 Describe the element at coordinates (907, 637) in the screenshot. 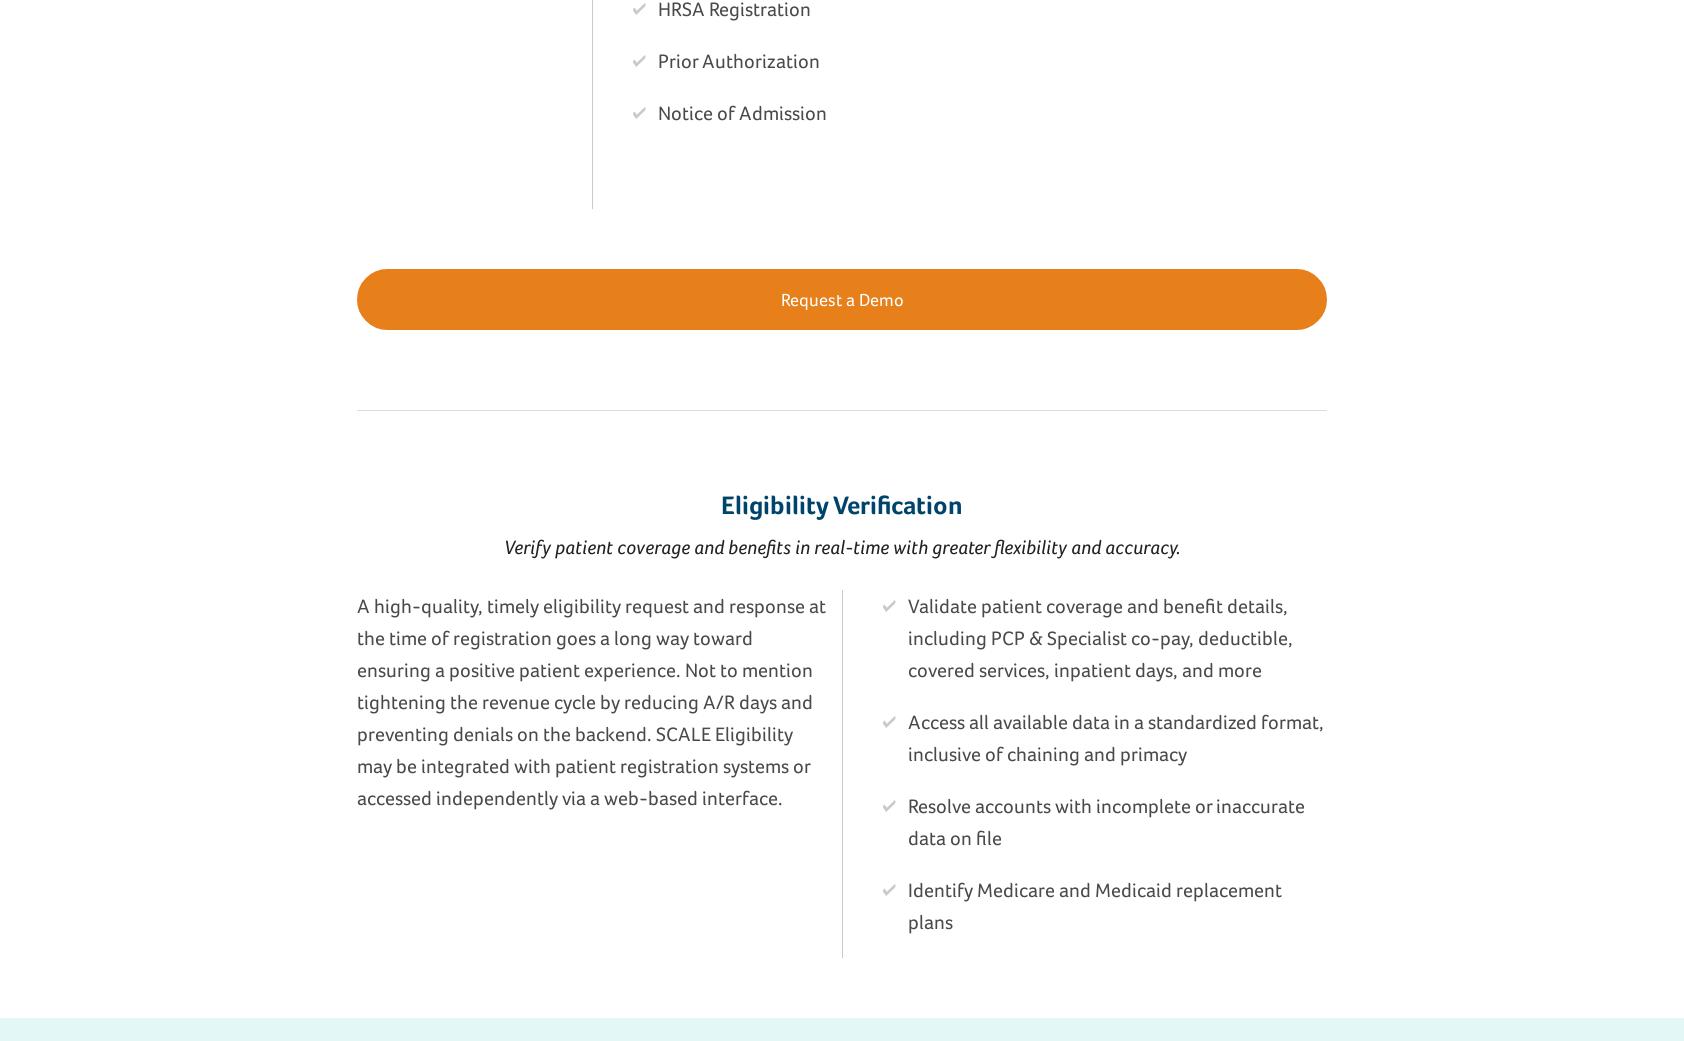

I see `'Validate patient coverage and benefit details, including PCP & Specialist co-pay, deductible, covered services, inpatient days, and more'` at that location.